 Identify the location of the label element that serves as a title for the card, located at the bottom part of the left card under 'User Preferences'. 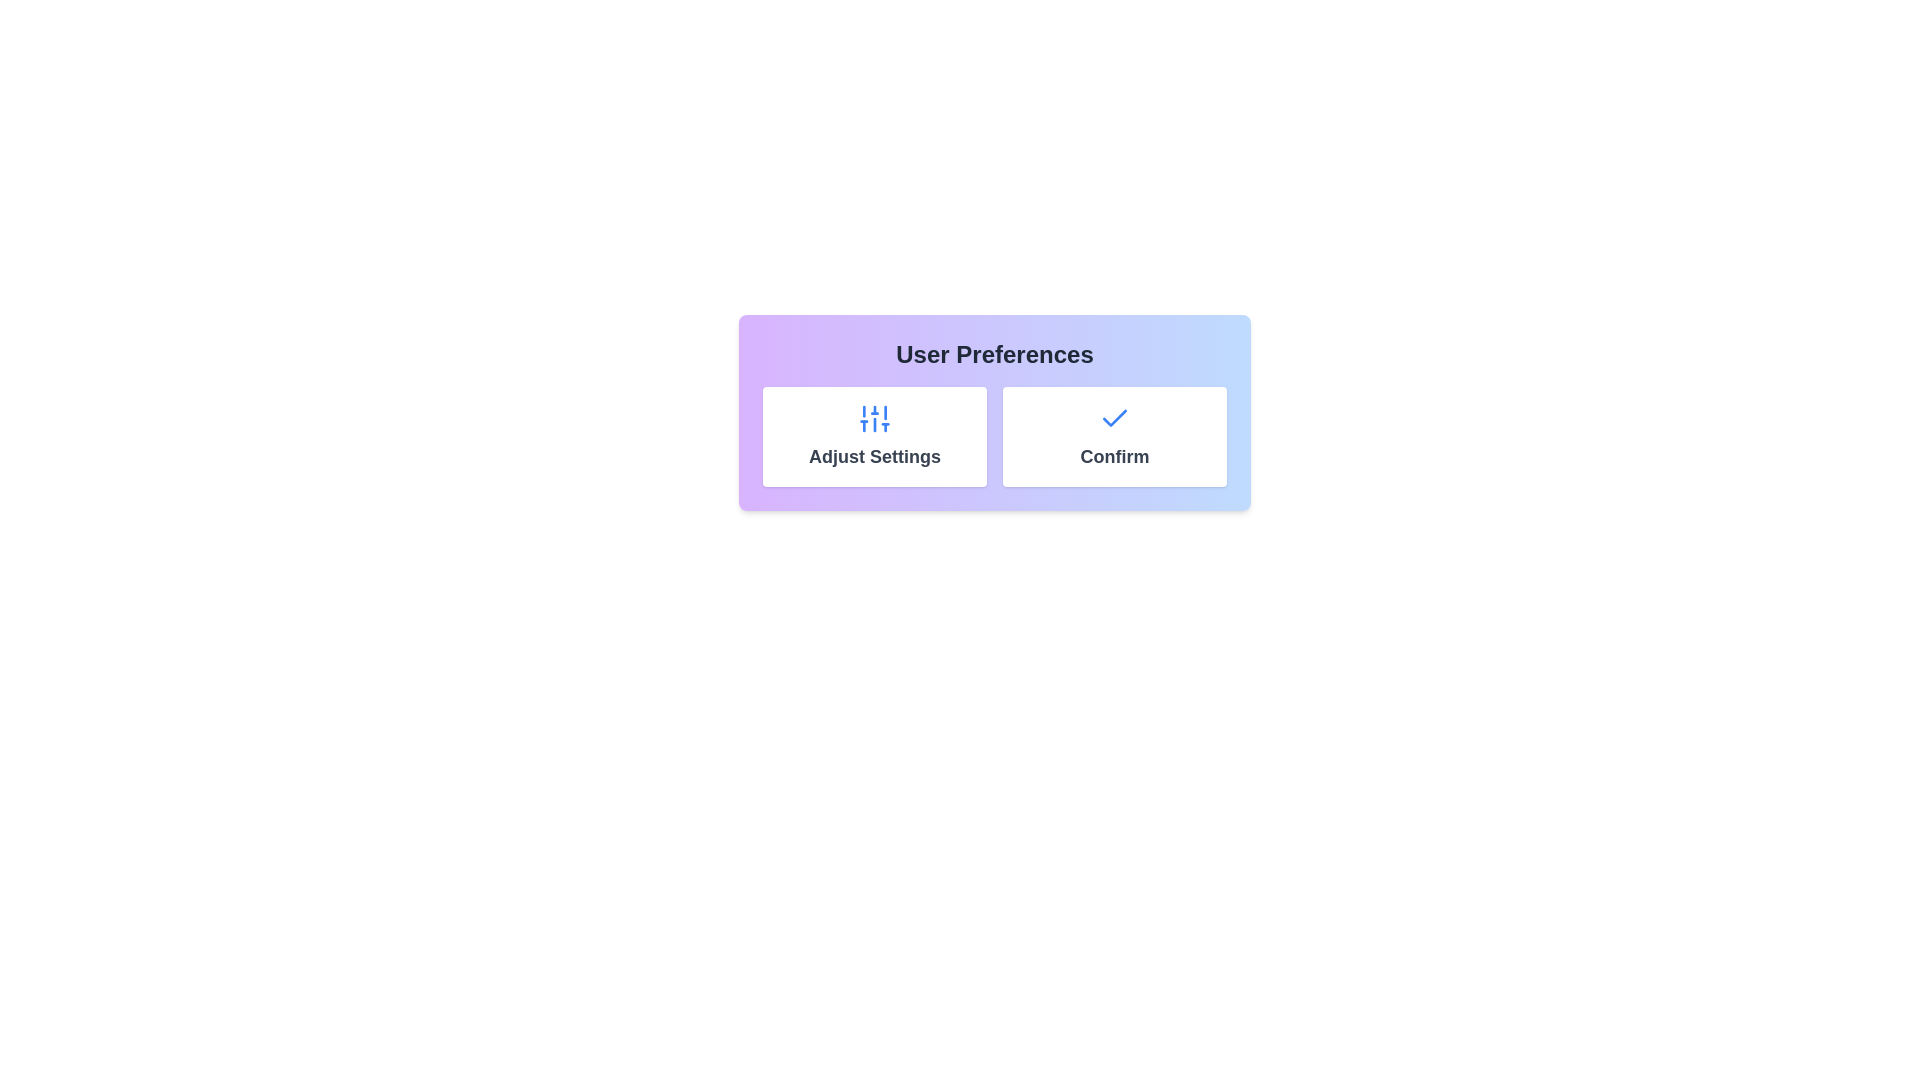
(874, 456).